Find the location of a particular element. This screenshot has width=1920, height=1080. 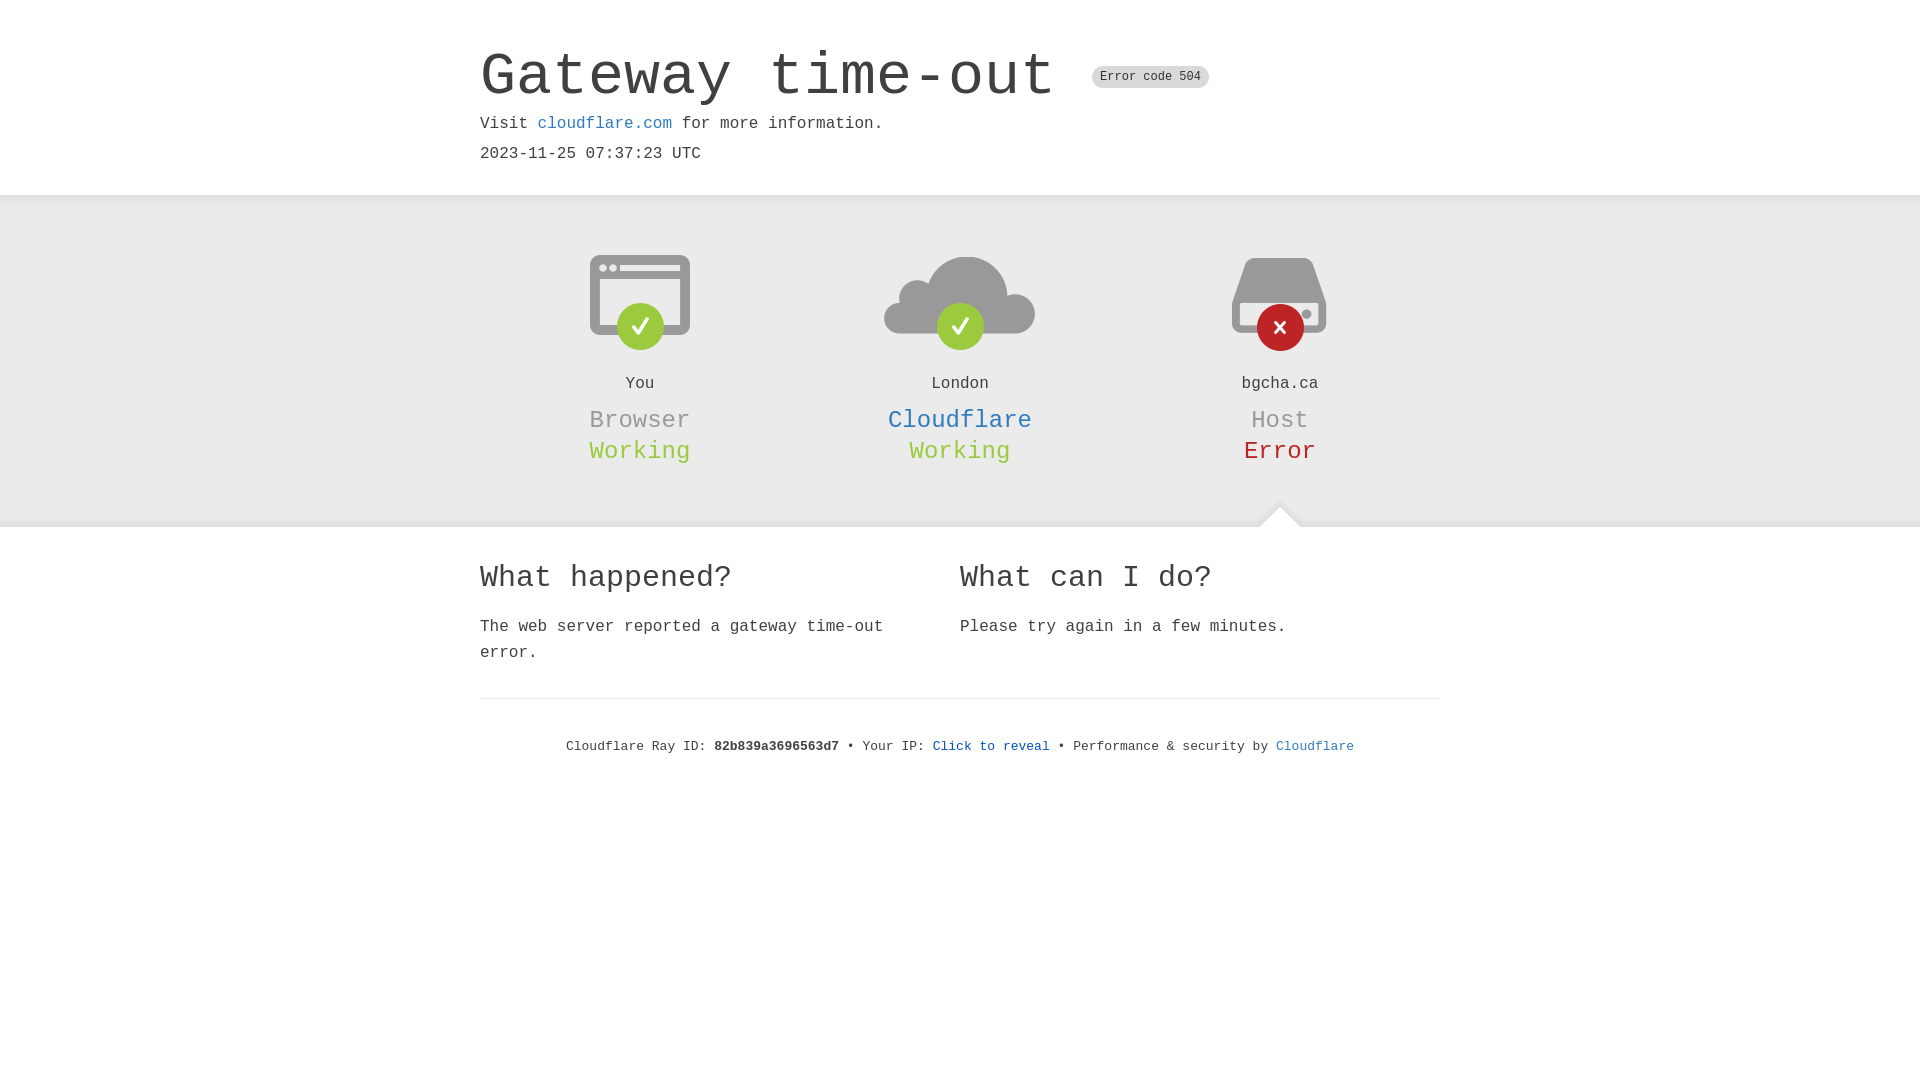

'Cloudflare' is located at coordinates (960, 419).